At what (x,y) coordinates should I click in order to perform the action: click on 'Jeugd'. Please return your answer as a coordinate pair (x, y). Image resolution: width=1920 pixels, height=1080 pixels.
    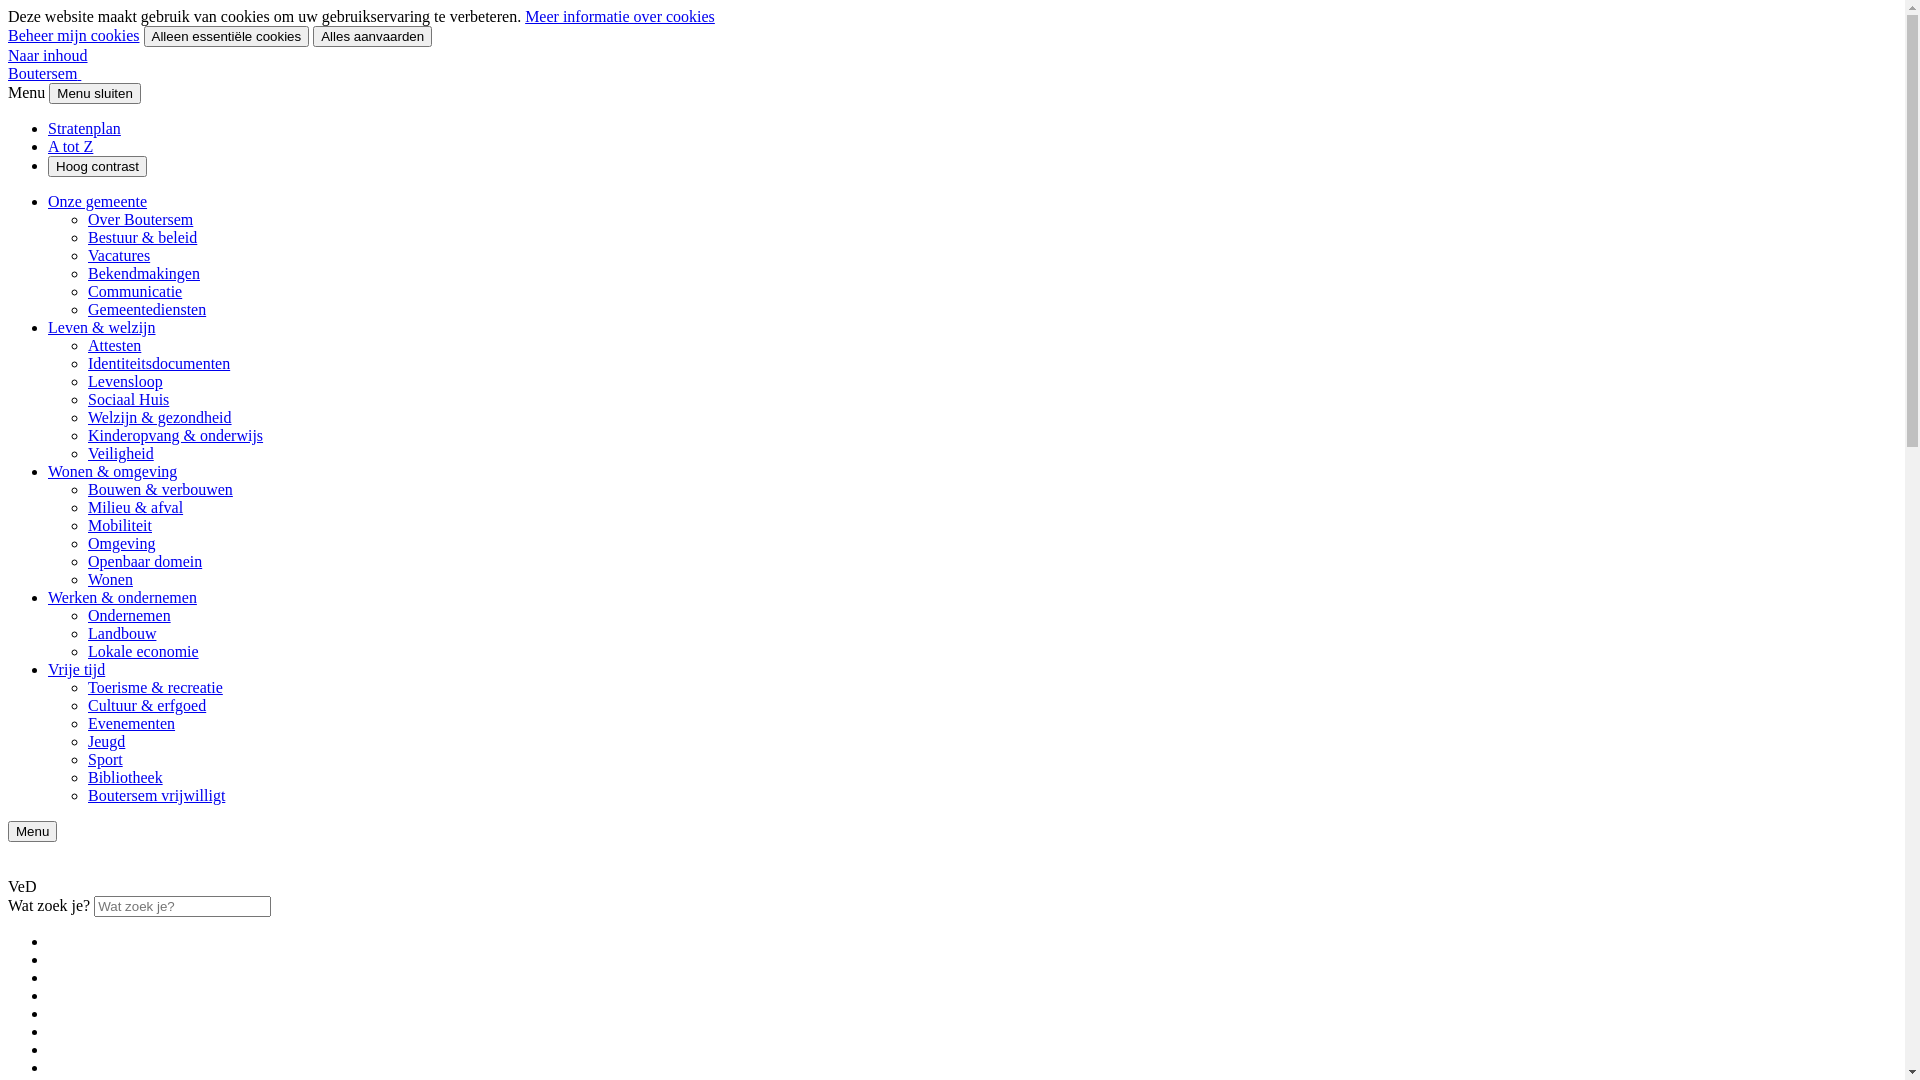
    Looking at the image, I should click on (105, 741).